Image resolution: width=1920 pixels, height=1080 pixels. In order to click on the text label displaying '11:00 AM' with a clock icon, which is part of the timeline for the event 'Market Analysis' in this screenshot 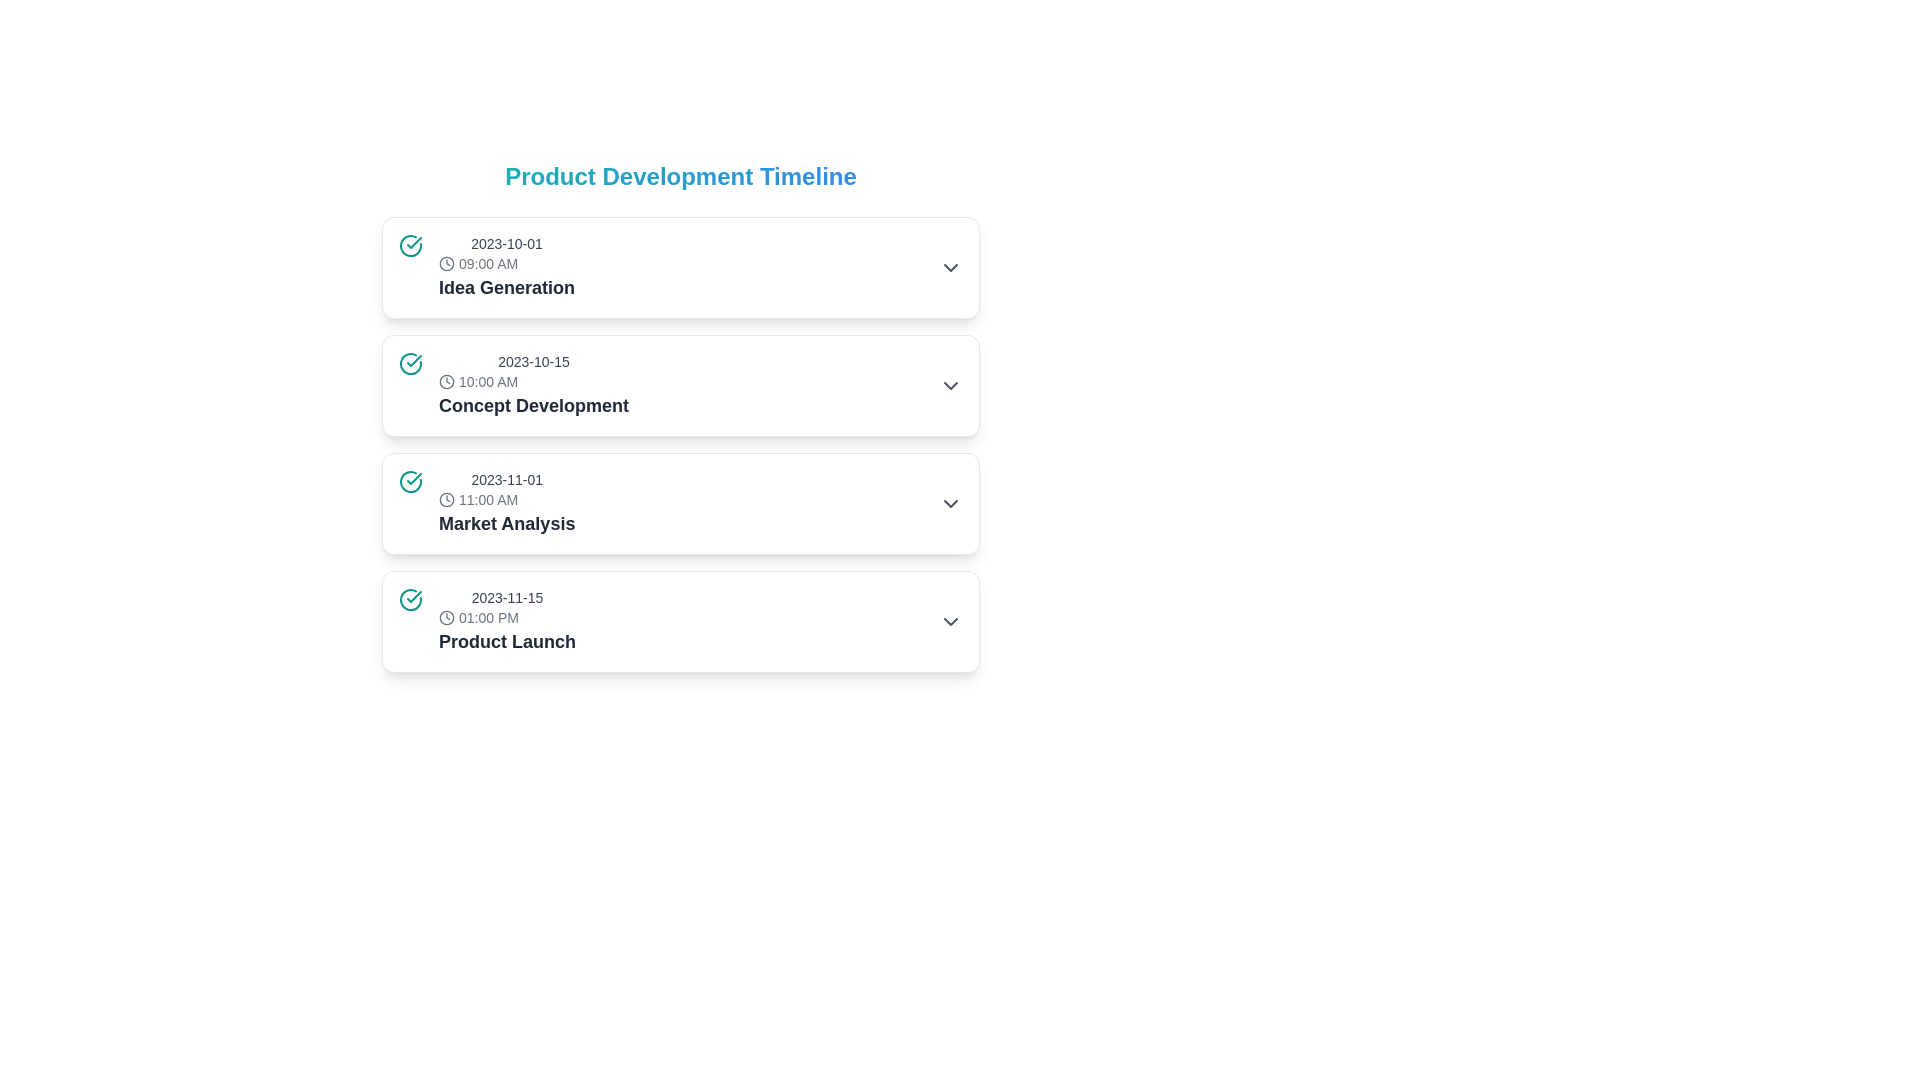, I will do `click(507, 499)`.